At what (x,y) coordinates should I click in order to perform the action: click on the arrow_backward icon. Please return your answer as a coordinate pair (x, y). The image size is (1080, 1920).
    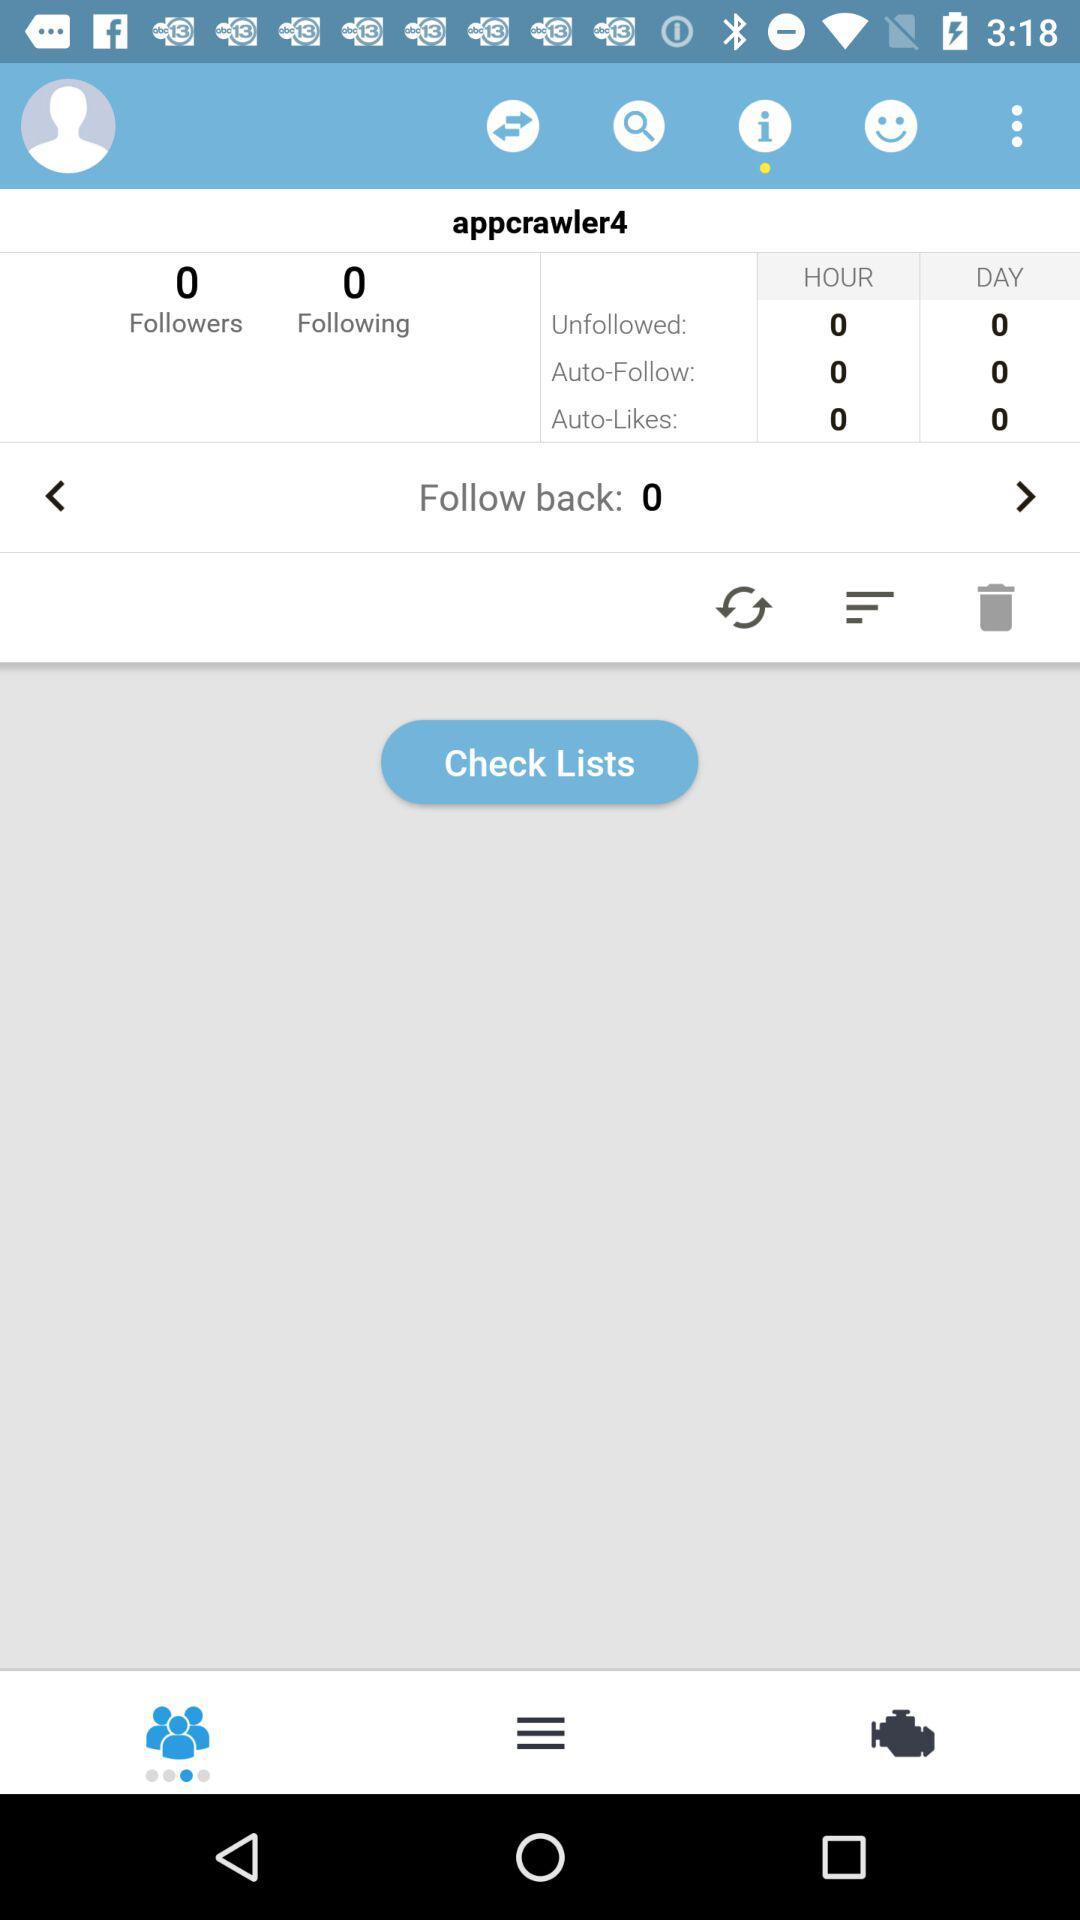
    Looking at the image, I should click on (54, 496).